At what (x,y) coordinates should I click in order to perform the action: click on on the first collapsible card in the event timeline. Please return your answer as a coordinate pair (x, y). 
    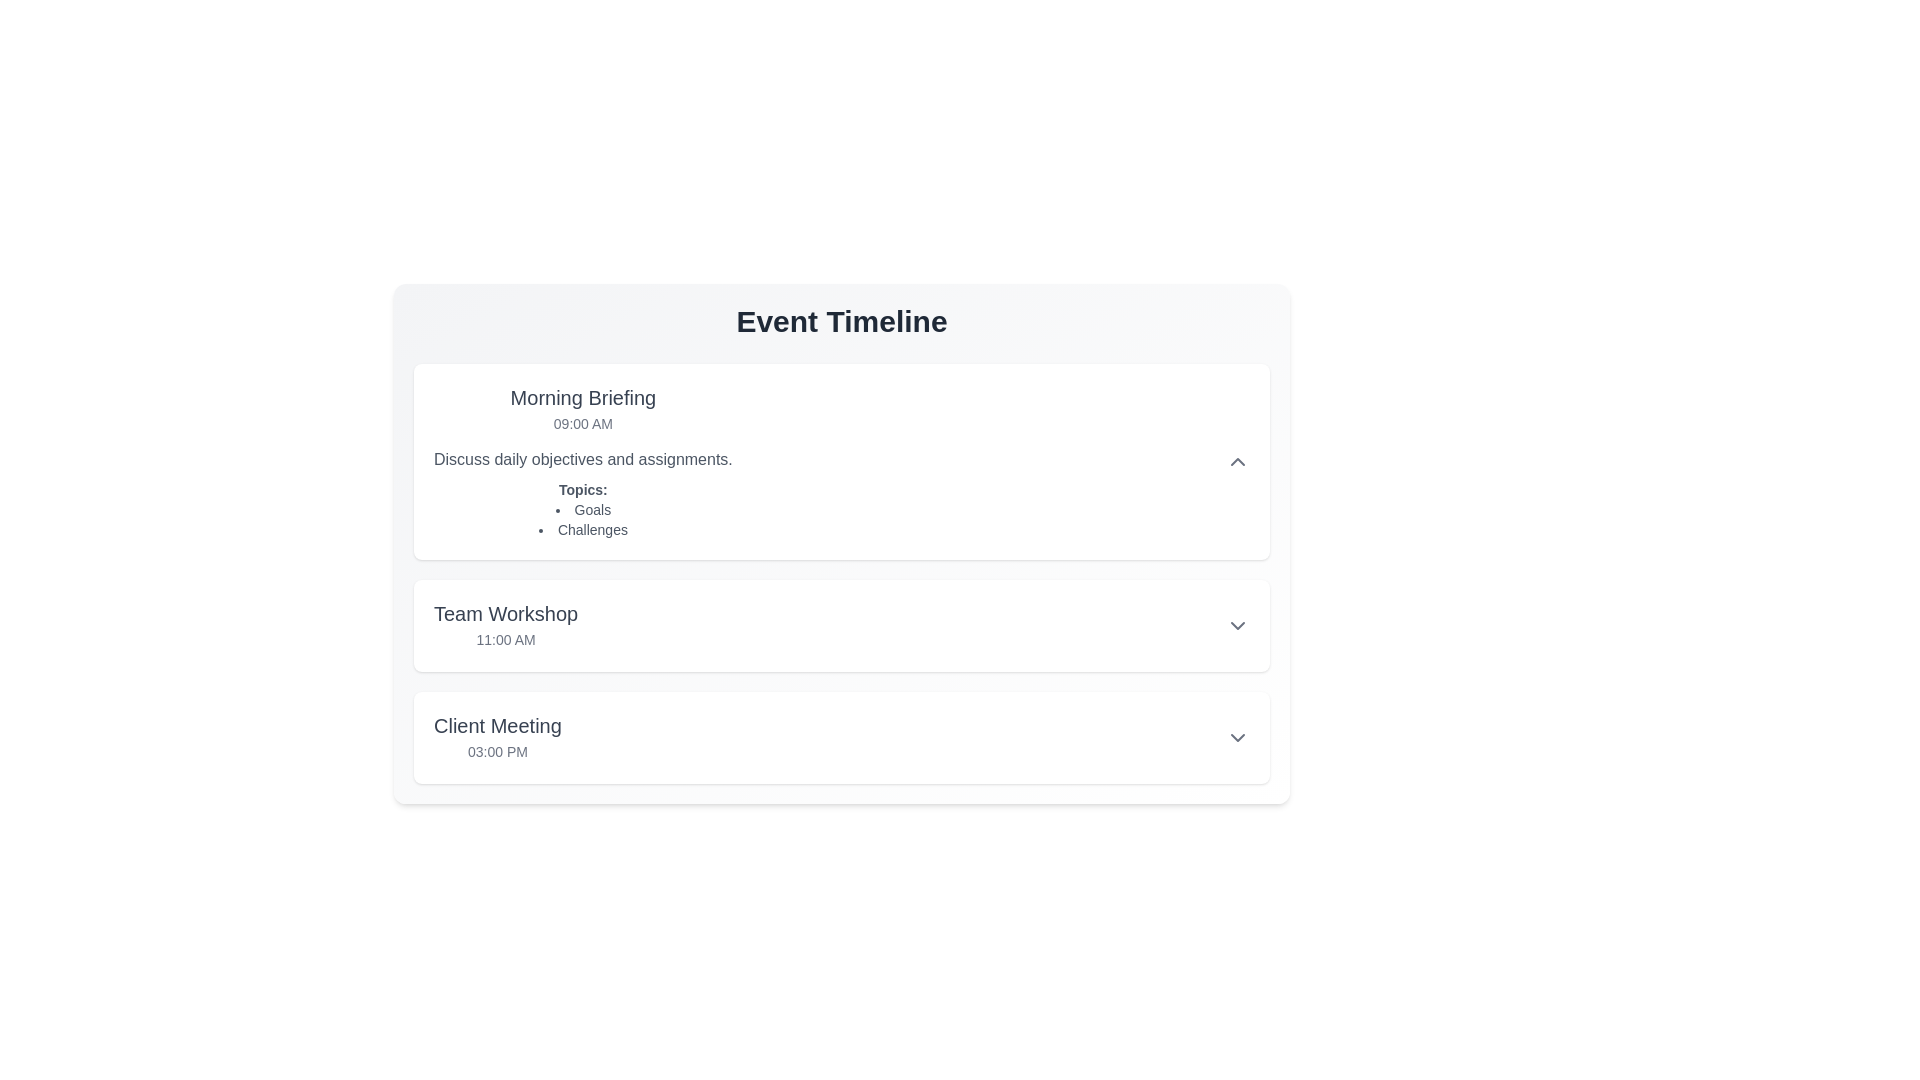
    Looking at the image, I should click on (841, 462).